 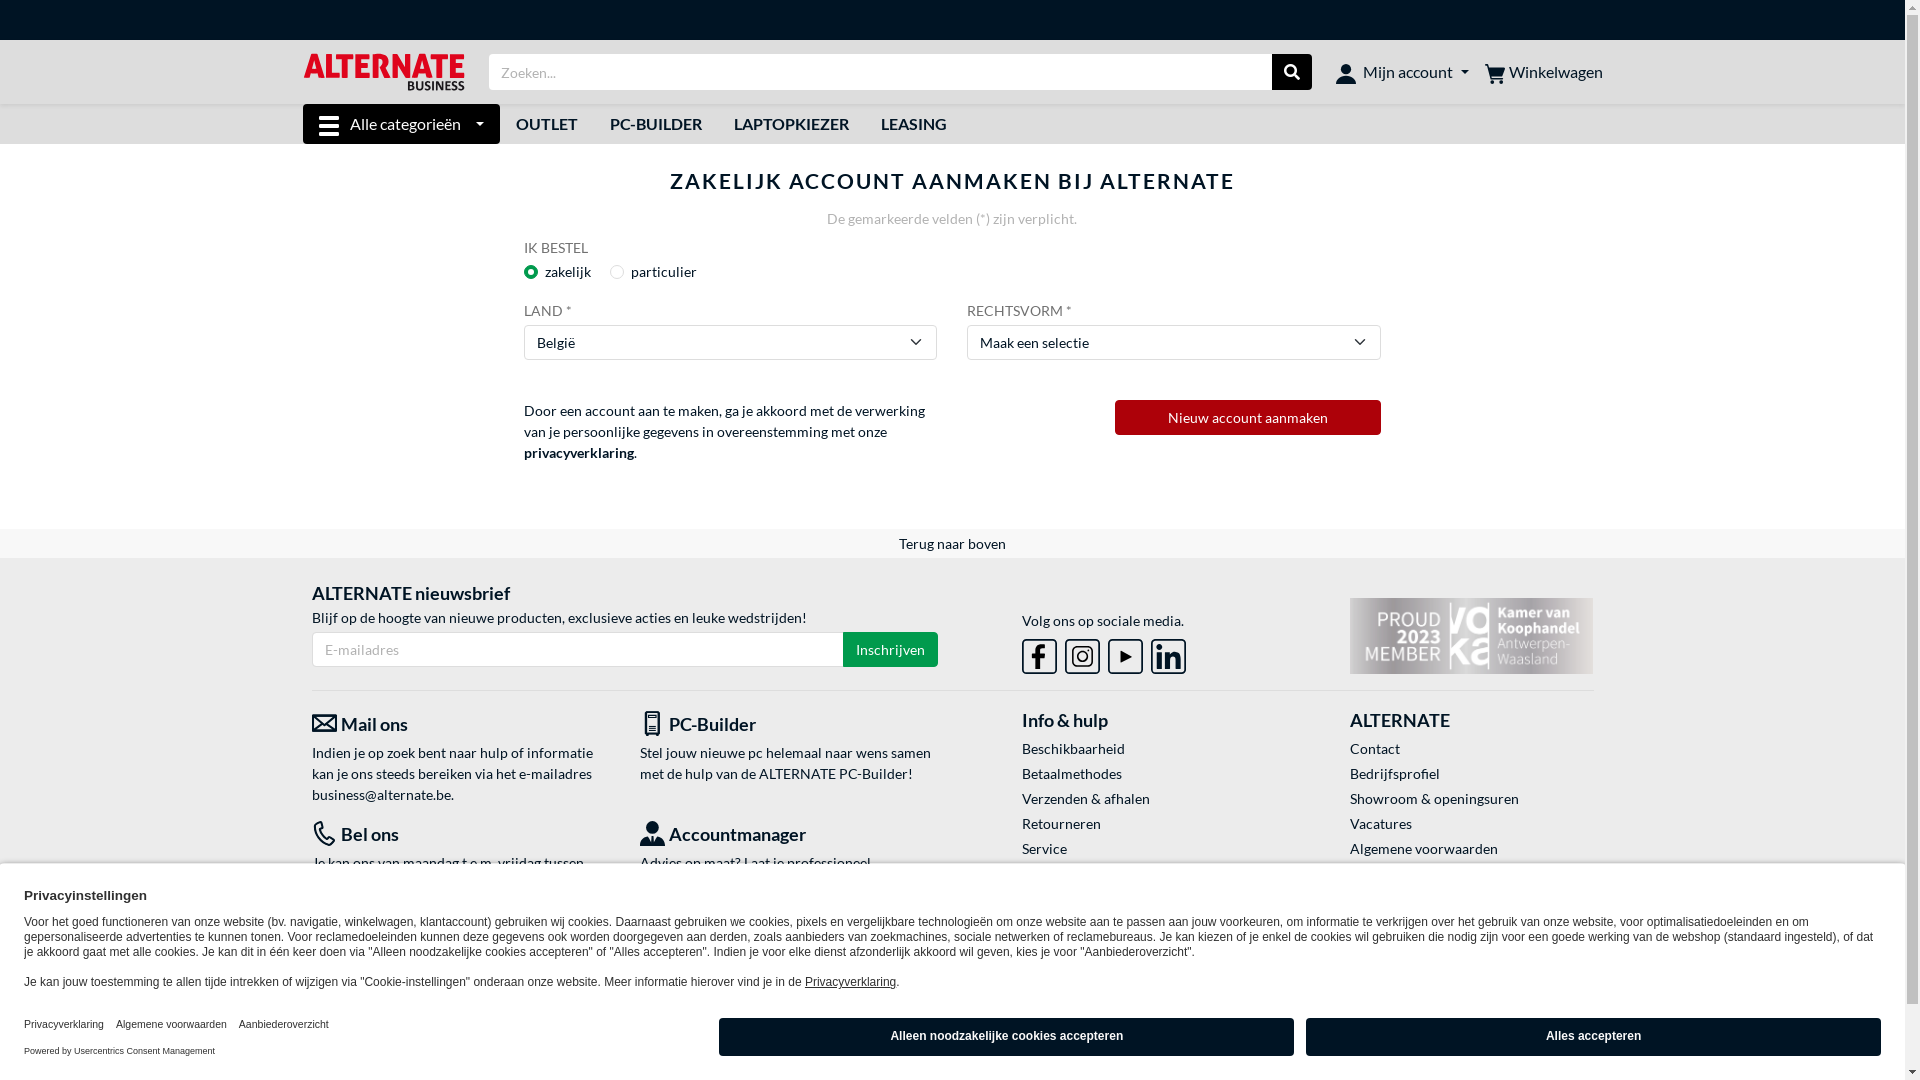 What do you see at coordinates (1125, 652) in the screenshot?
I see `'YouTube'` at bounding box center [1125, 652].